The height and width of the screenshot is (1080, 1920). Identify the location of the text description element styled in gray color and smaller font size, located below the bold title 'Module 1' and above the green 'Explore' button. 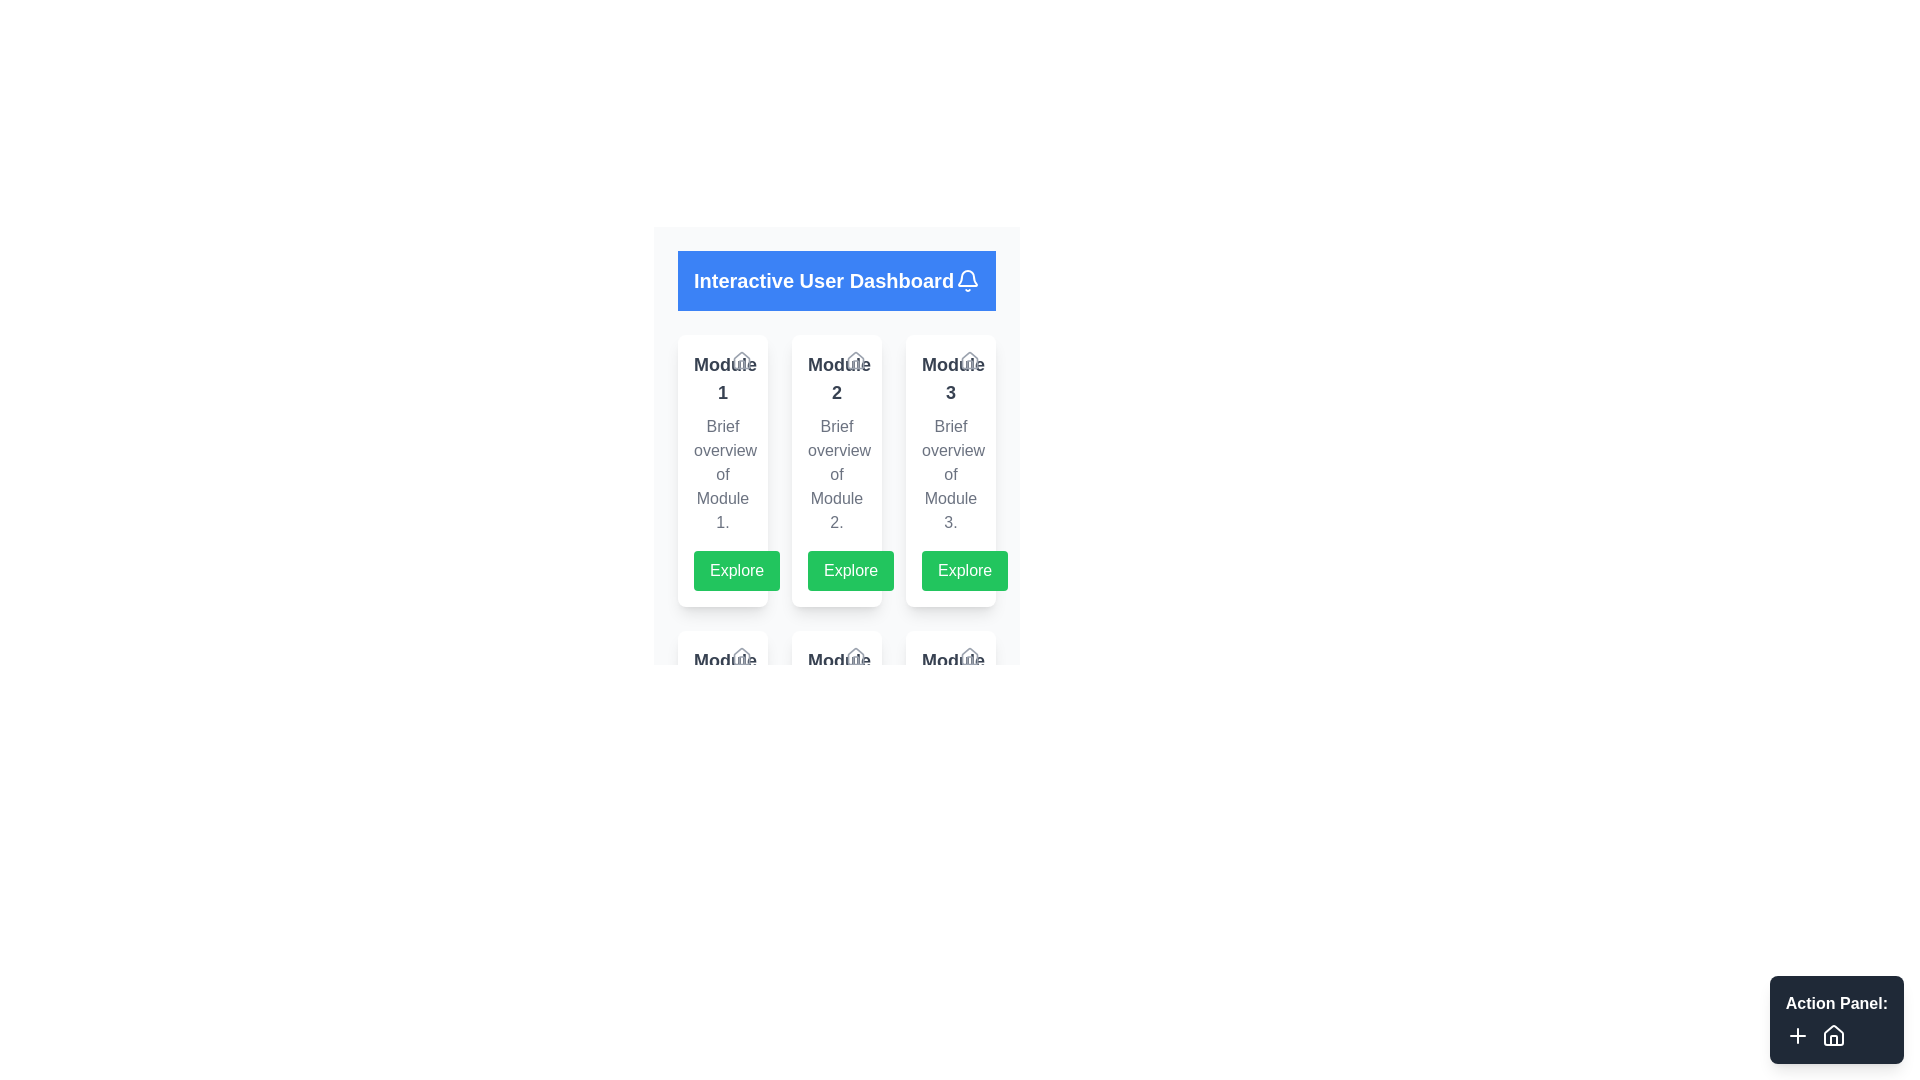
(722, 474).